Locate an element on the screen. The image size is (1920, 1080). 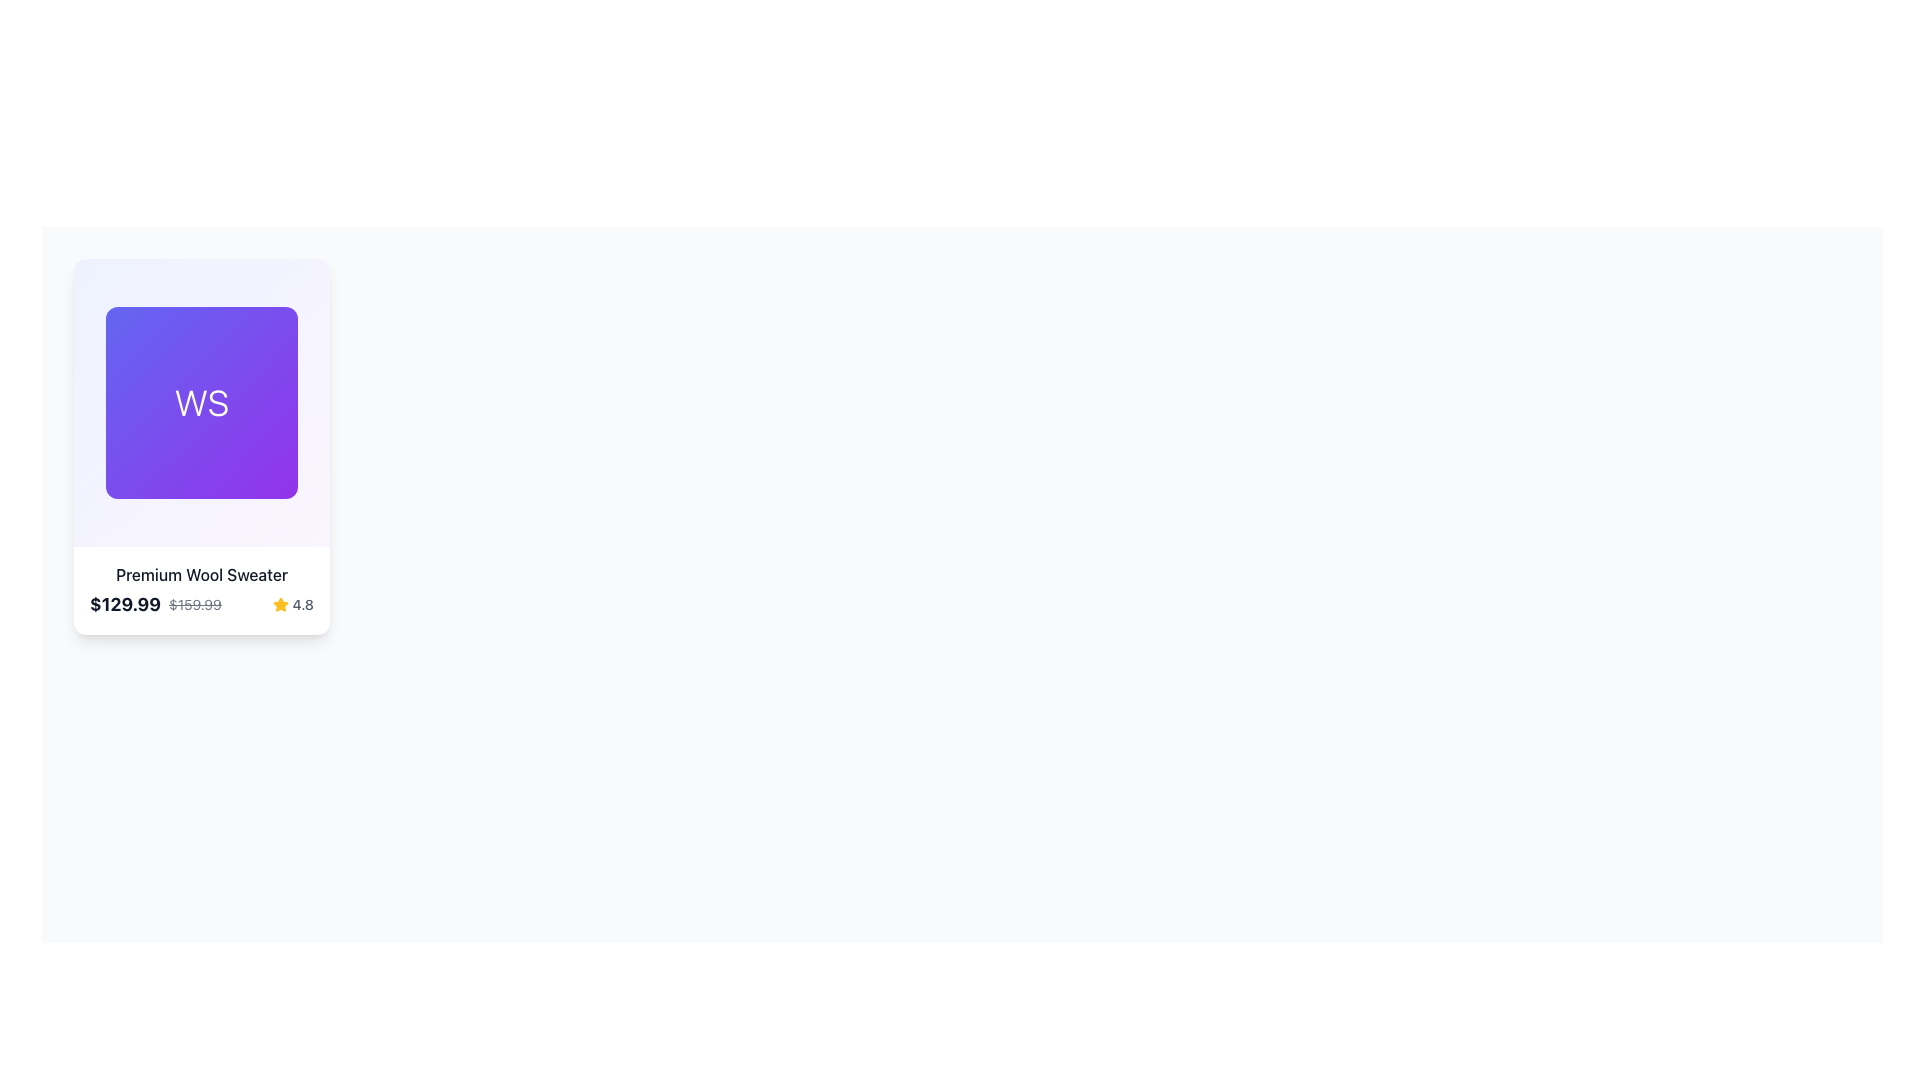
the text label displaying the discounted price '$159.99', which is styled with a strikethrough effect and located next to the main price '$129.99' is located at coordinates (195, 604).